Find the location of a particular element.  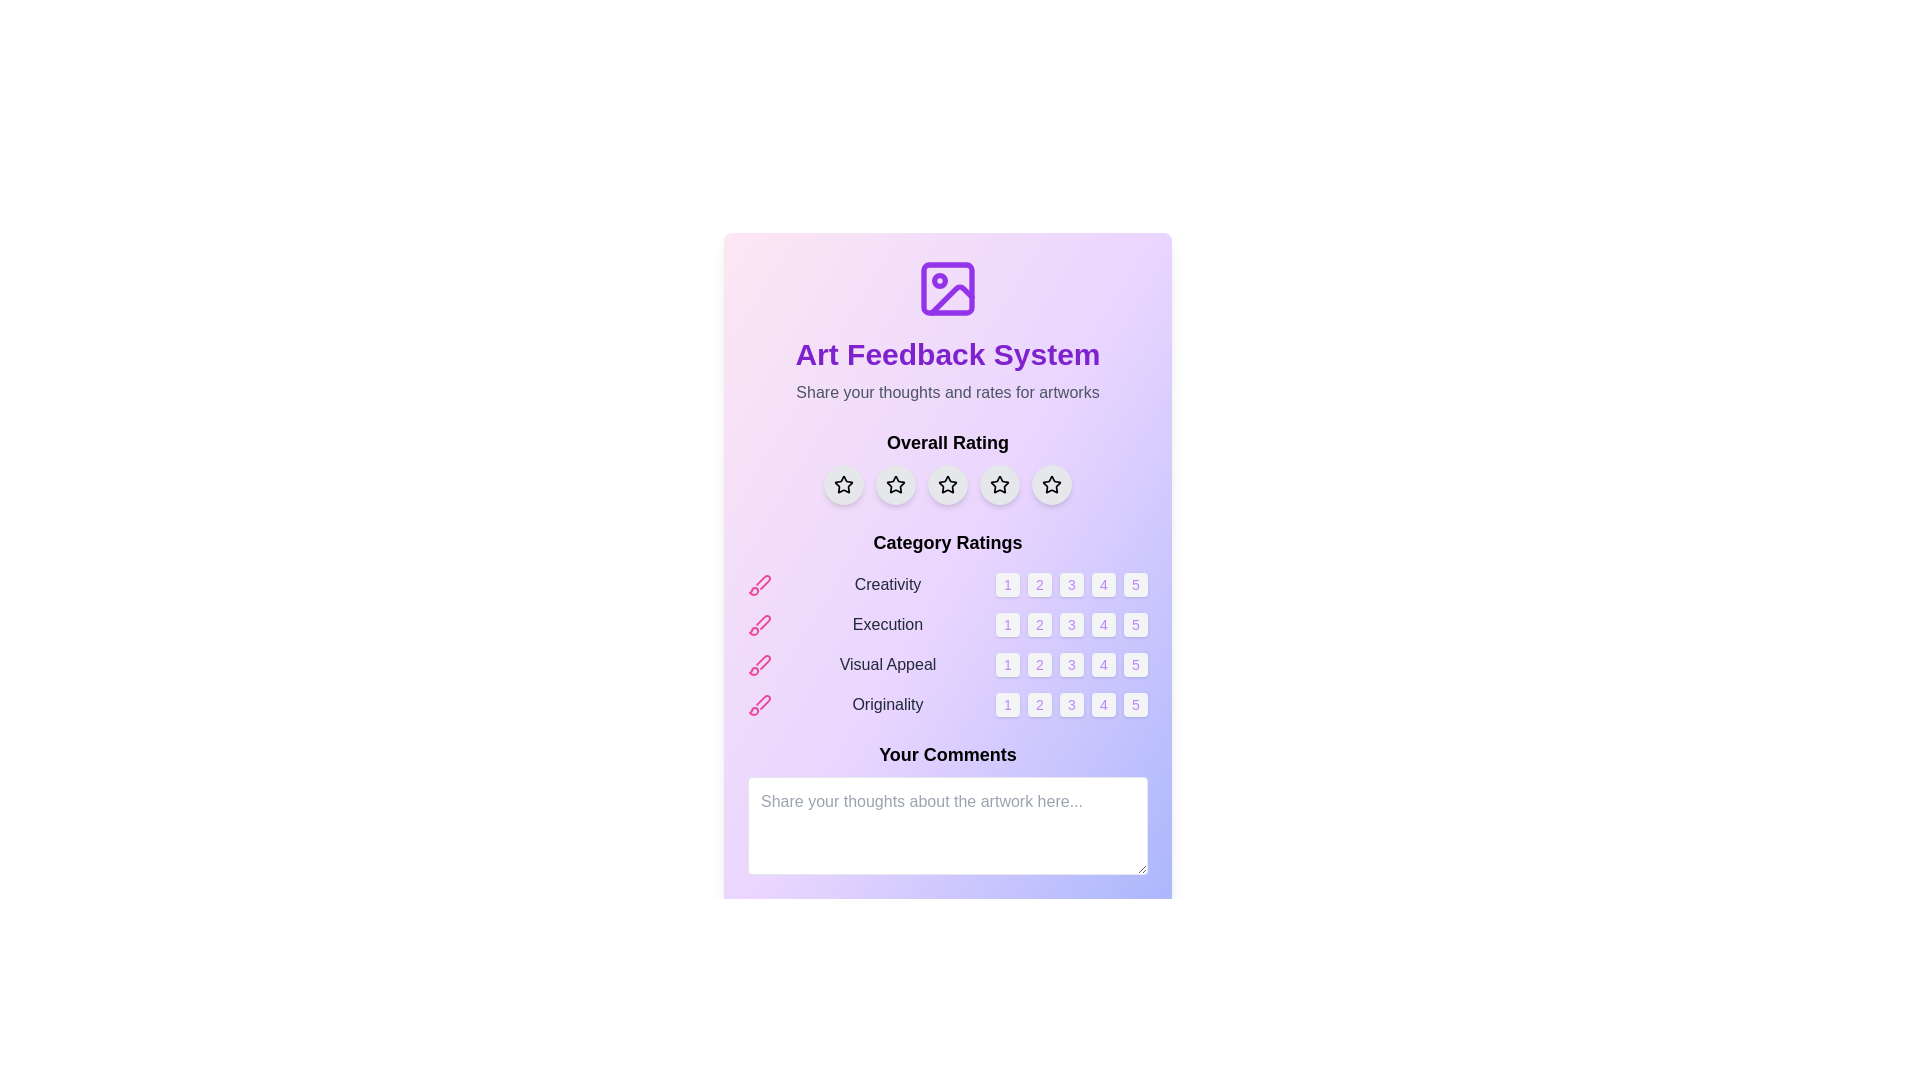

the circular button with a light gray background and a black star outline in the 'Overall Rating' section is located at coordinates (947, 485).